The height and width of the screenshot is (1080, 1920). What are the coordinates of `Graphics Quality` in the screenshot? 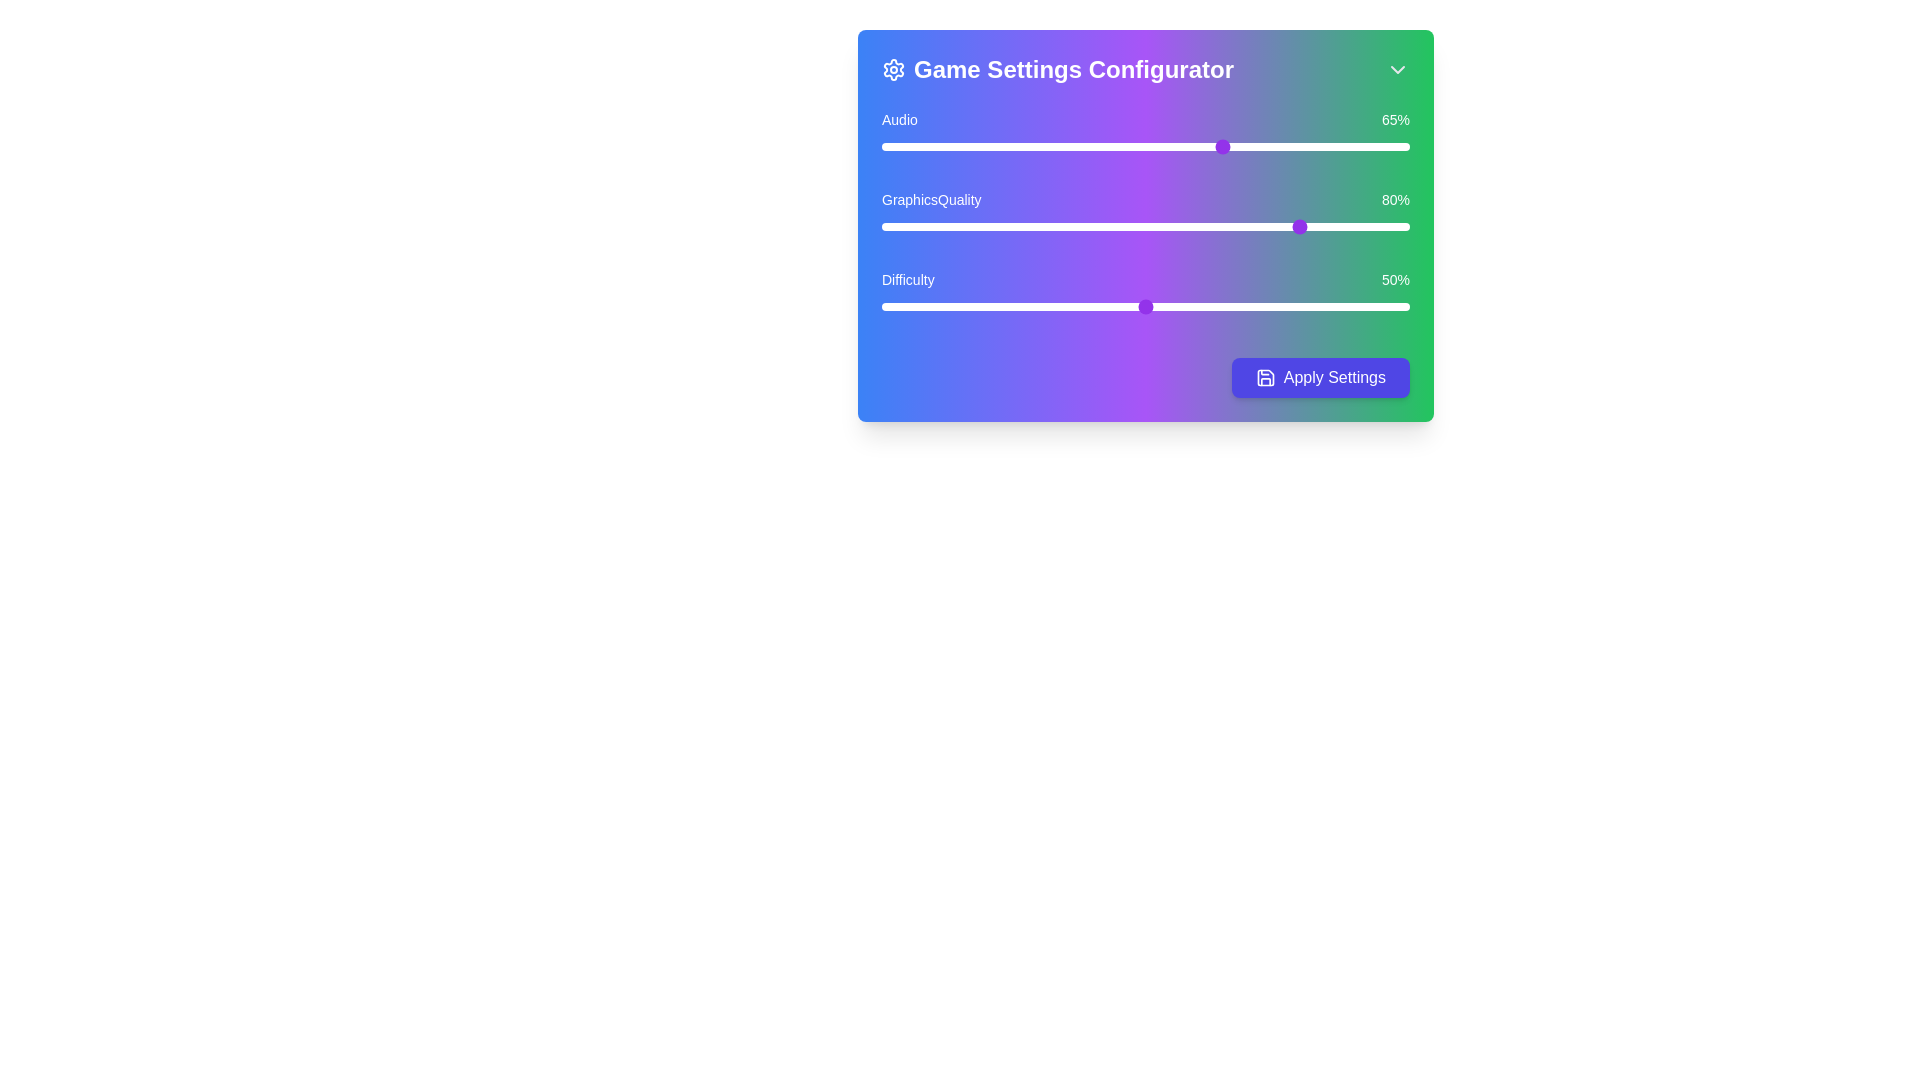 It's located at (1076, 226).